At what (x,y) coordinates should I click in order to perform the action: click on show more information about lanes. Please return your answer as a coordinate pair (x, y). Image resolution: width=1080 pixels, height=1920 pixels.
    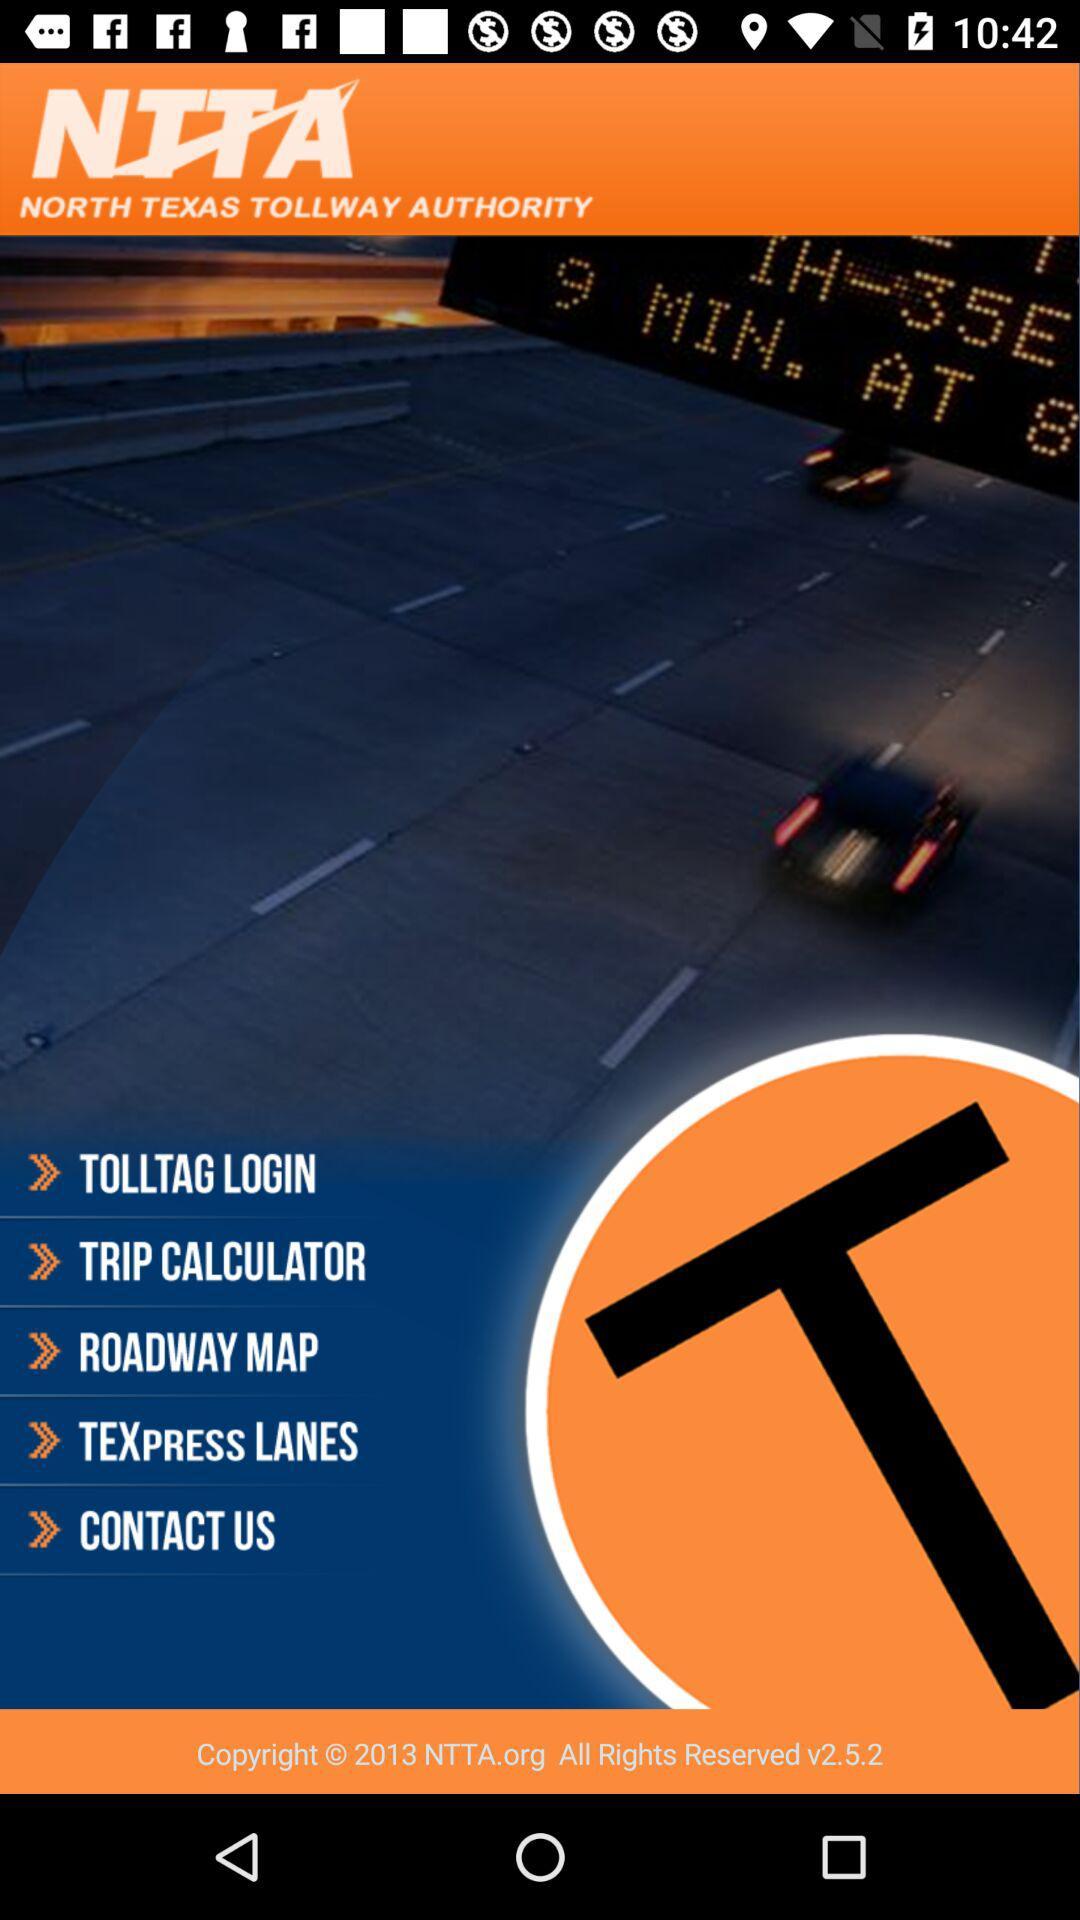
    Looking at the image, I should click on (194, 1441).